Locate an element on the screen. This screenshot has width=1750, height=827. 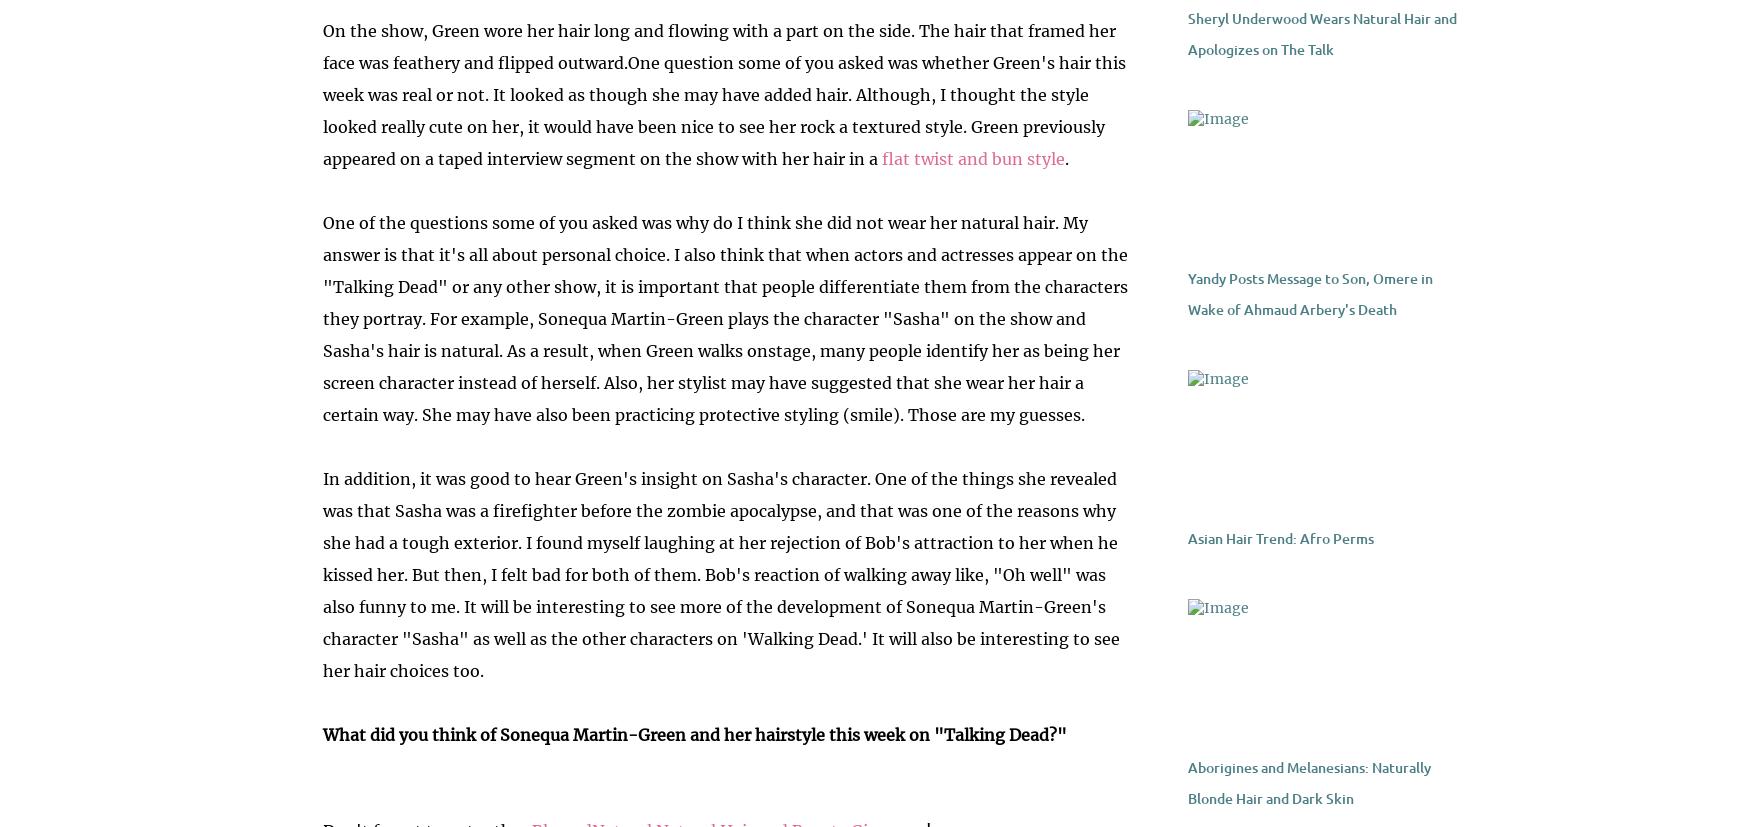
'flat twist and bun style' is located at coordinates (972, 159).